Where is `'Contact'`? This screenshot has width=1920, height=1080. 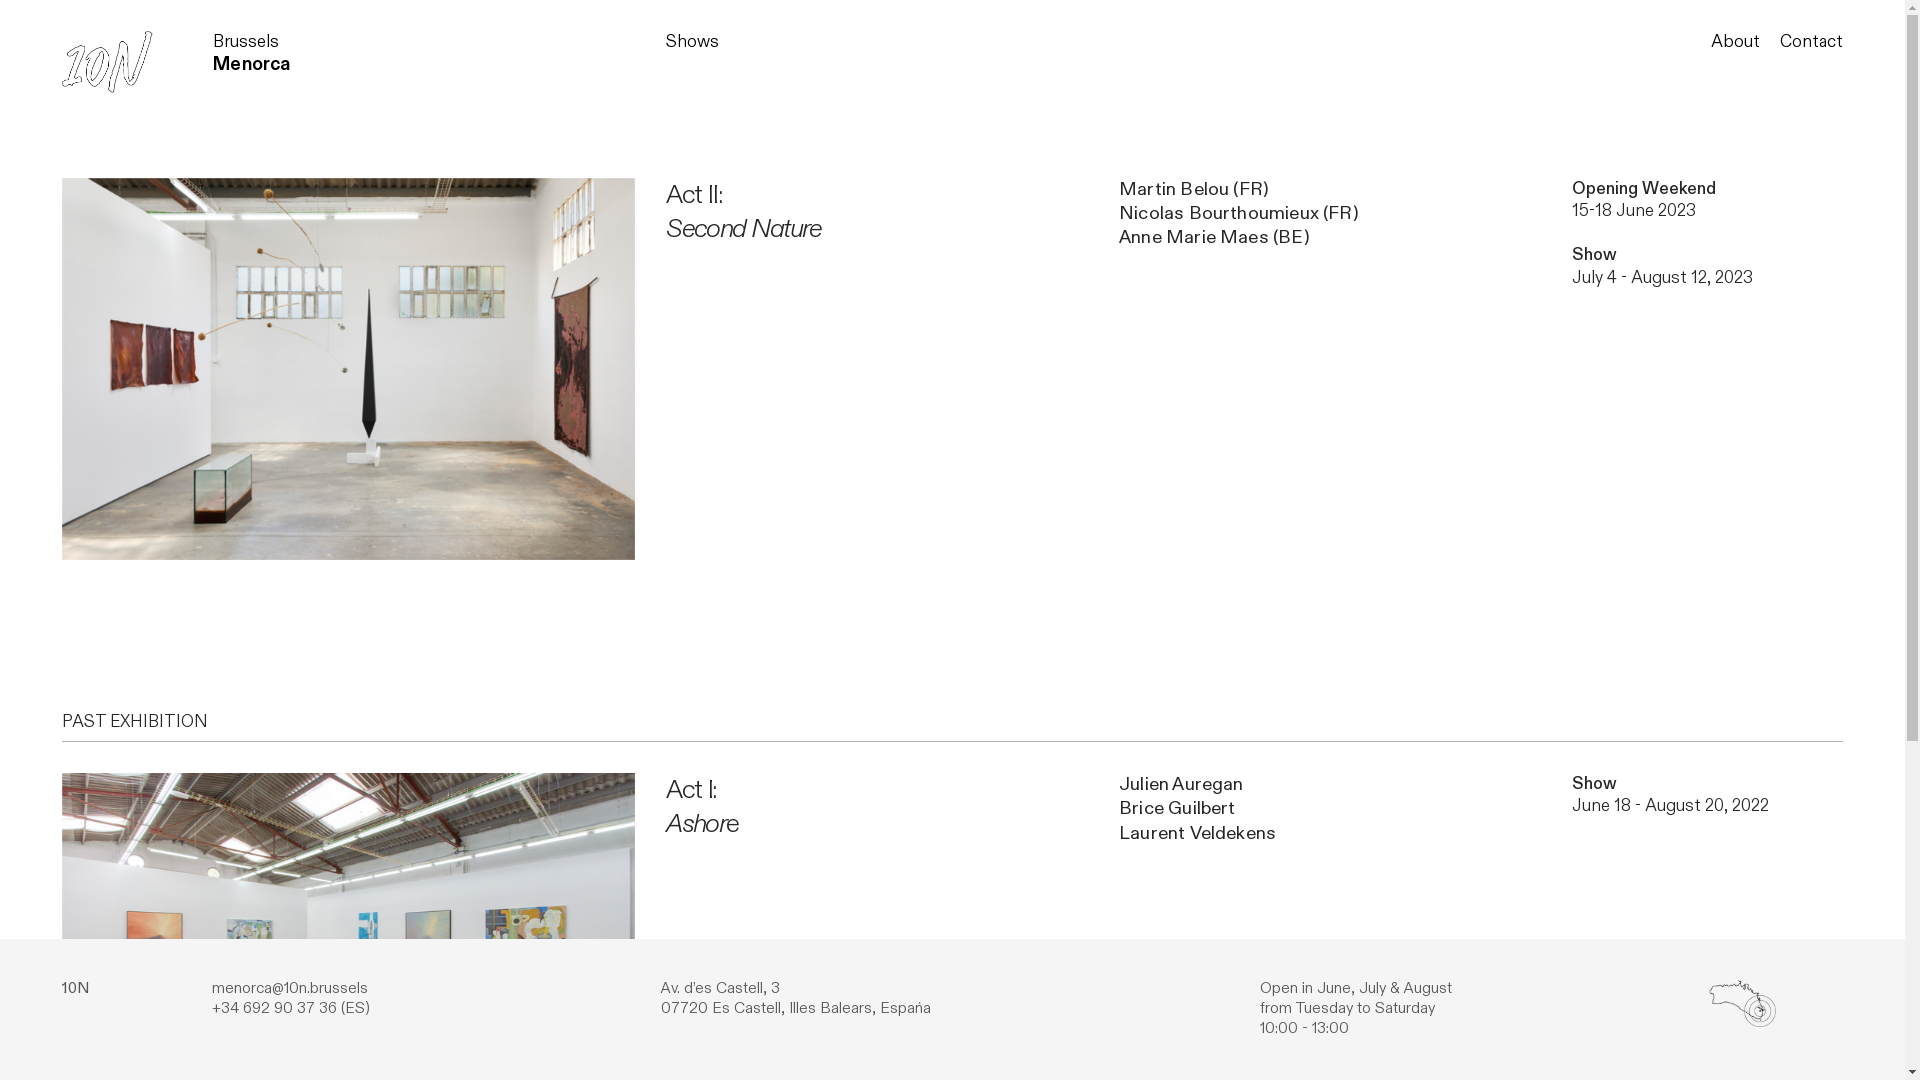 'Contact' is located at coordinates (1780, 41).